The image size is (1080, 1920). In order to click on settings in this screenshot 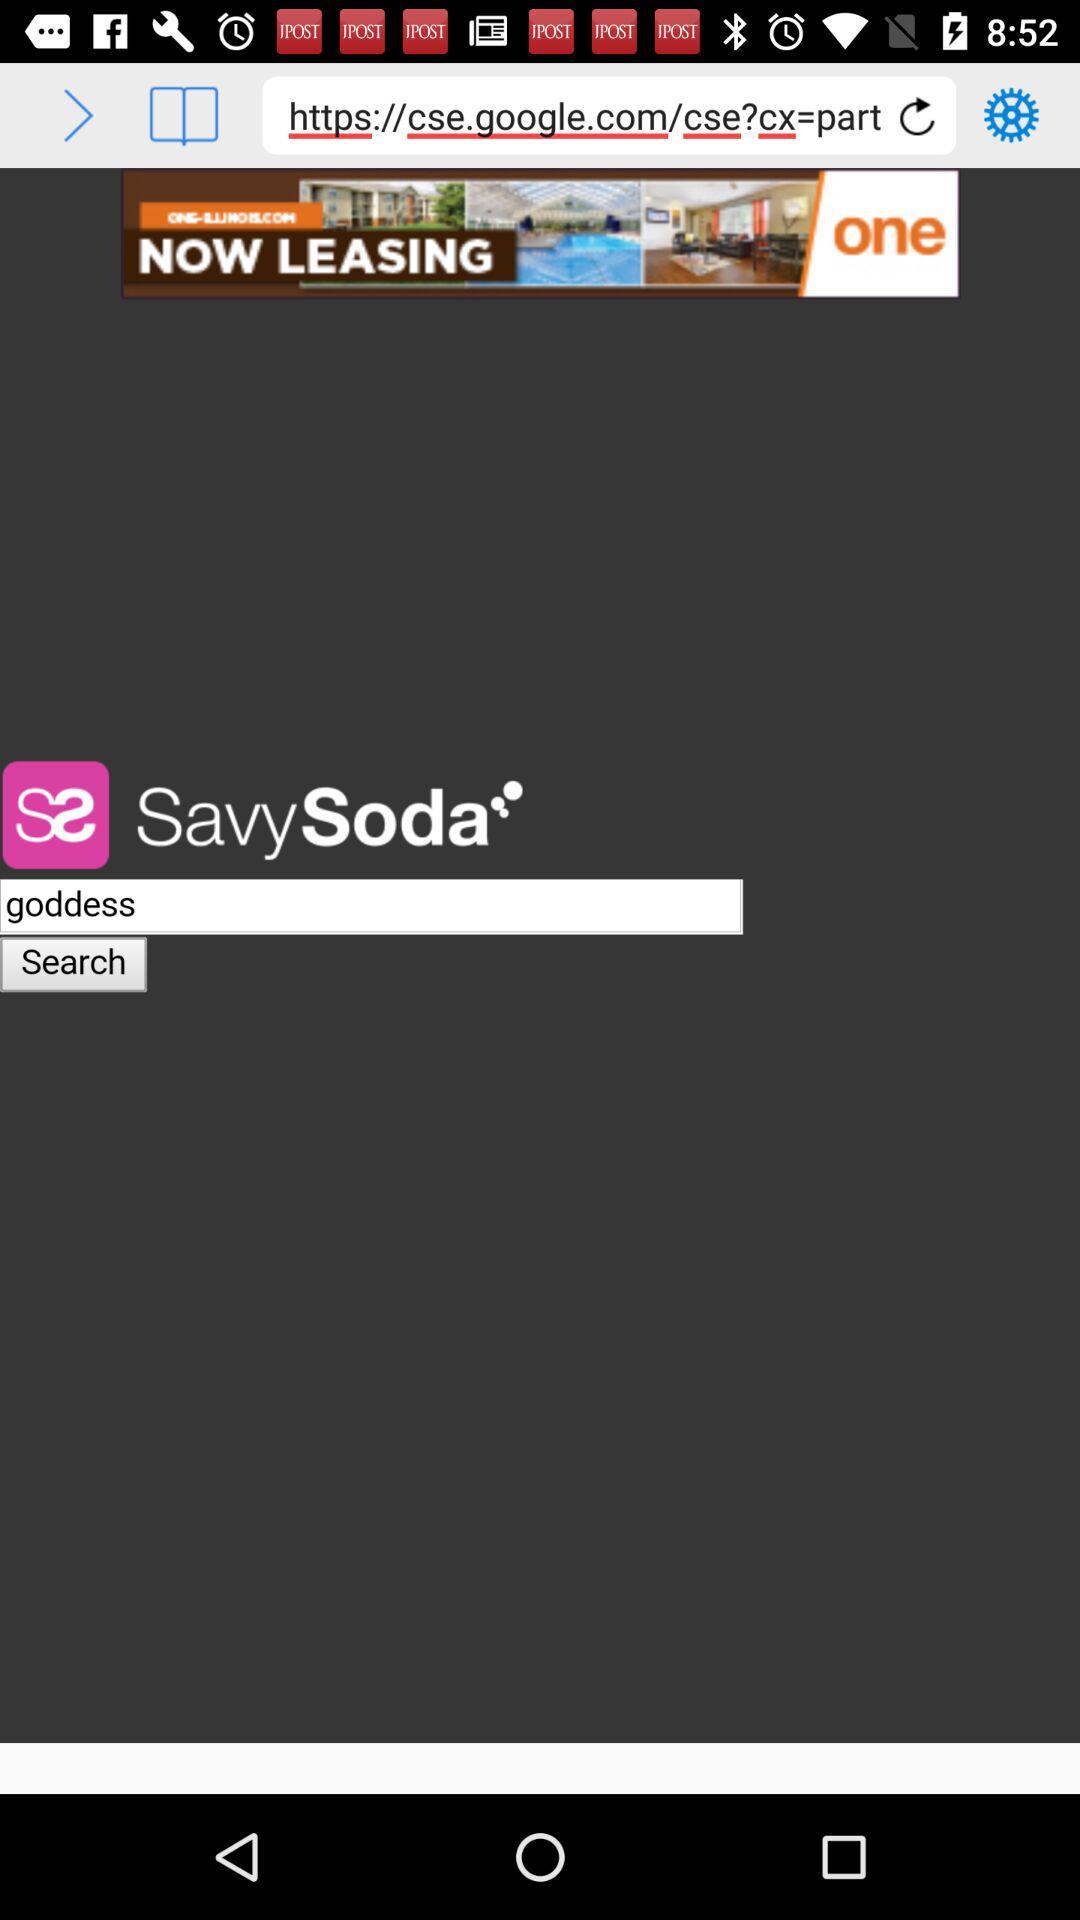, I will do `click(1011, 114)`.